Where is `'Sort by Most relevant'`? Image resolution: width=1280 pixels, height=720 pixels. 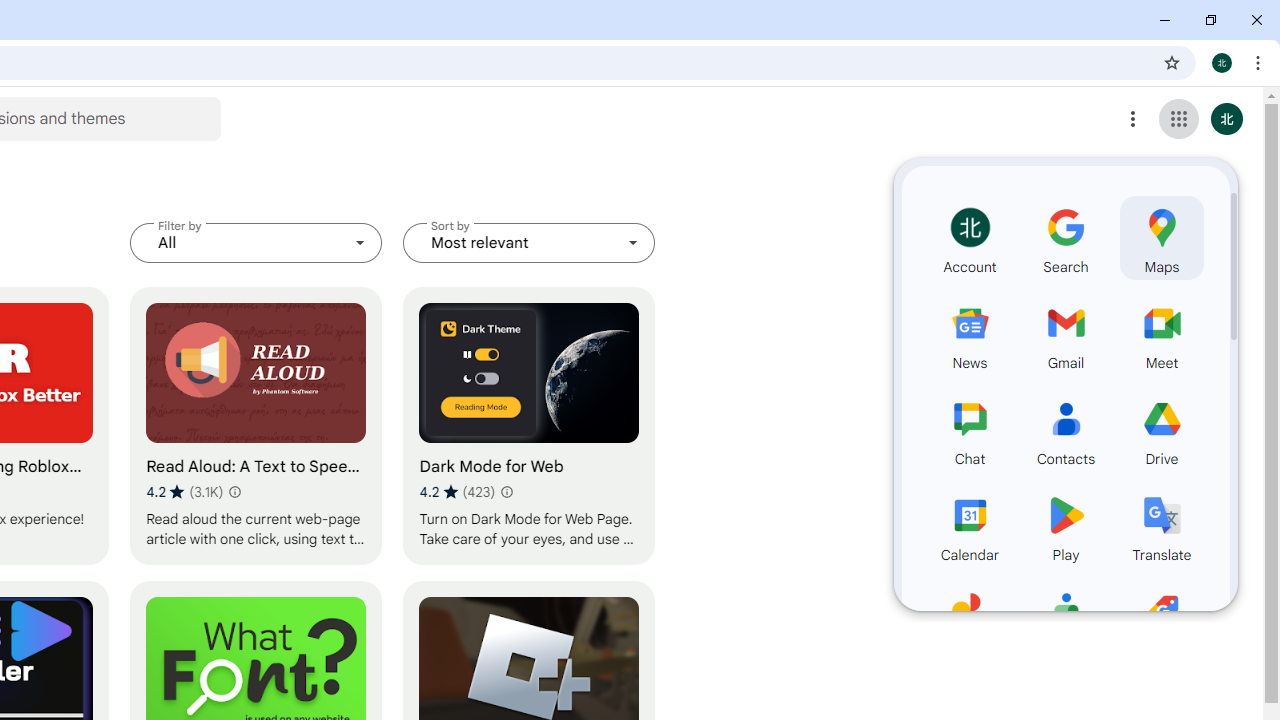 'Sort by Most relevant' is located at coordinates (529, 242).